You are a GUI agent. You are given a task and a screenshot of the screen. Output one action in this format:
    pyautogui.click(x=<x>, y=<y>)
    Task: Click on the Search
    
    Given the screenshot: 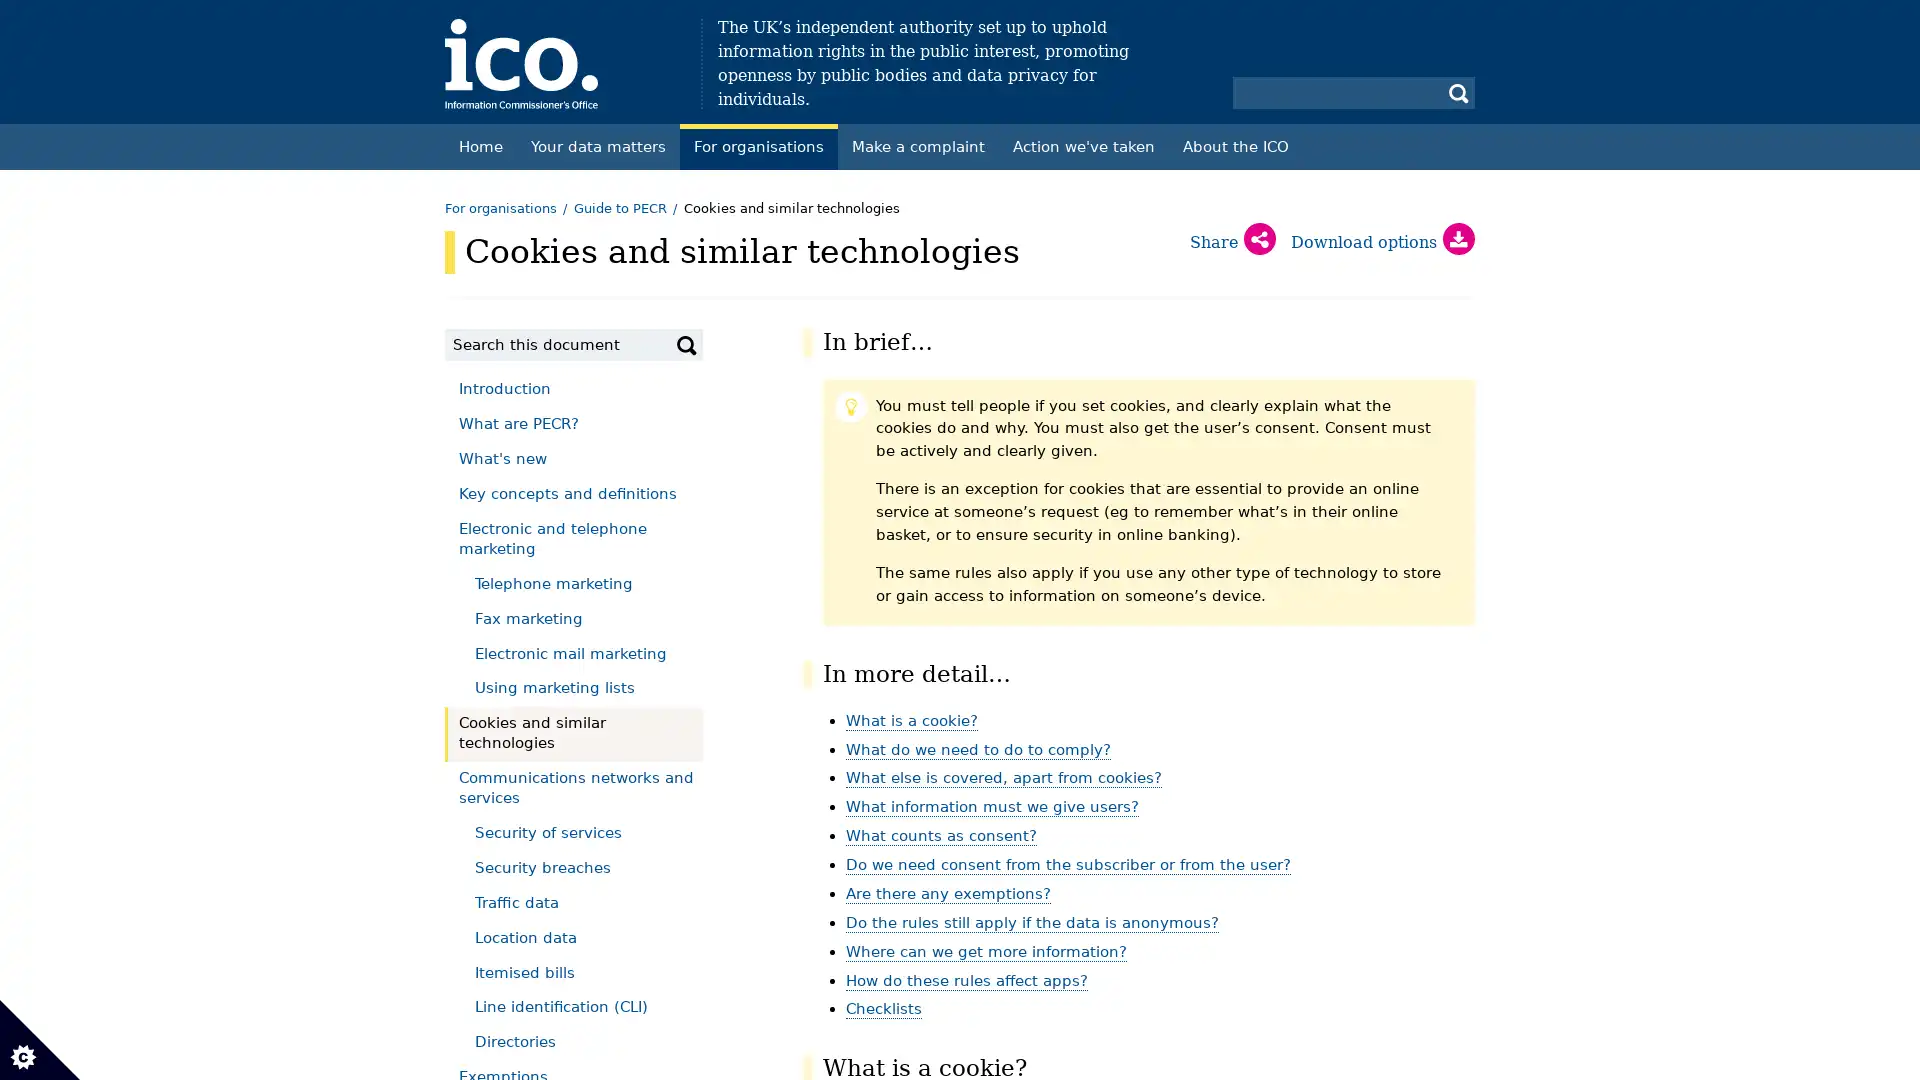 What is the action you would take?
    pyautogui.click(x=1459, y=92)
    